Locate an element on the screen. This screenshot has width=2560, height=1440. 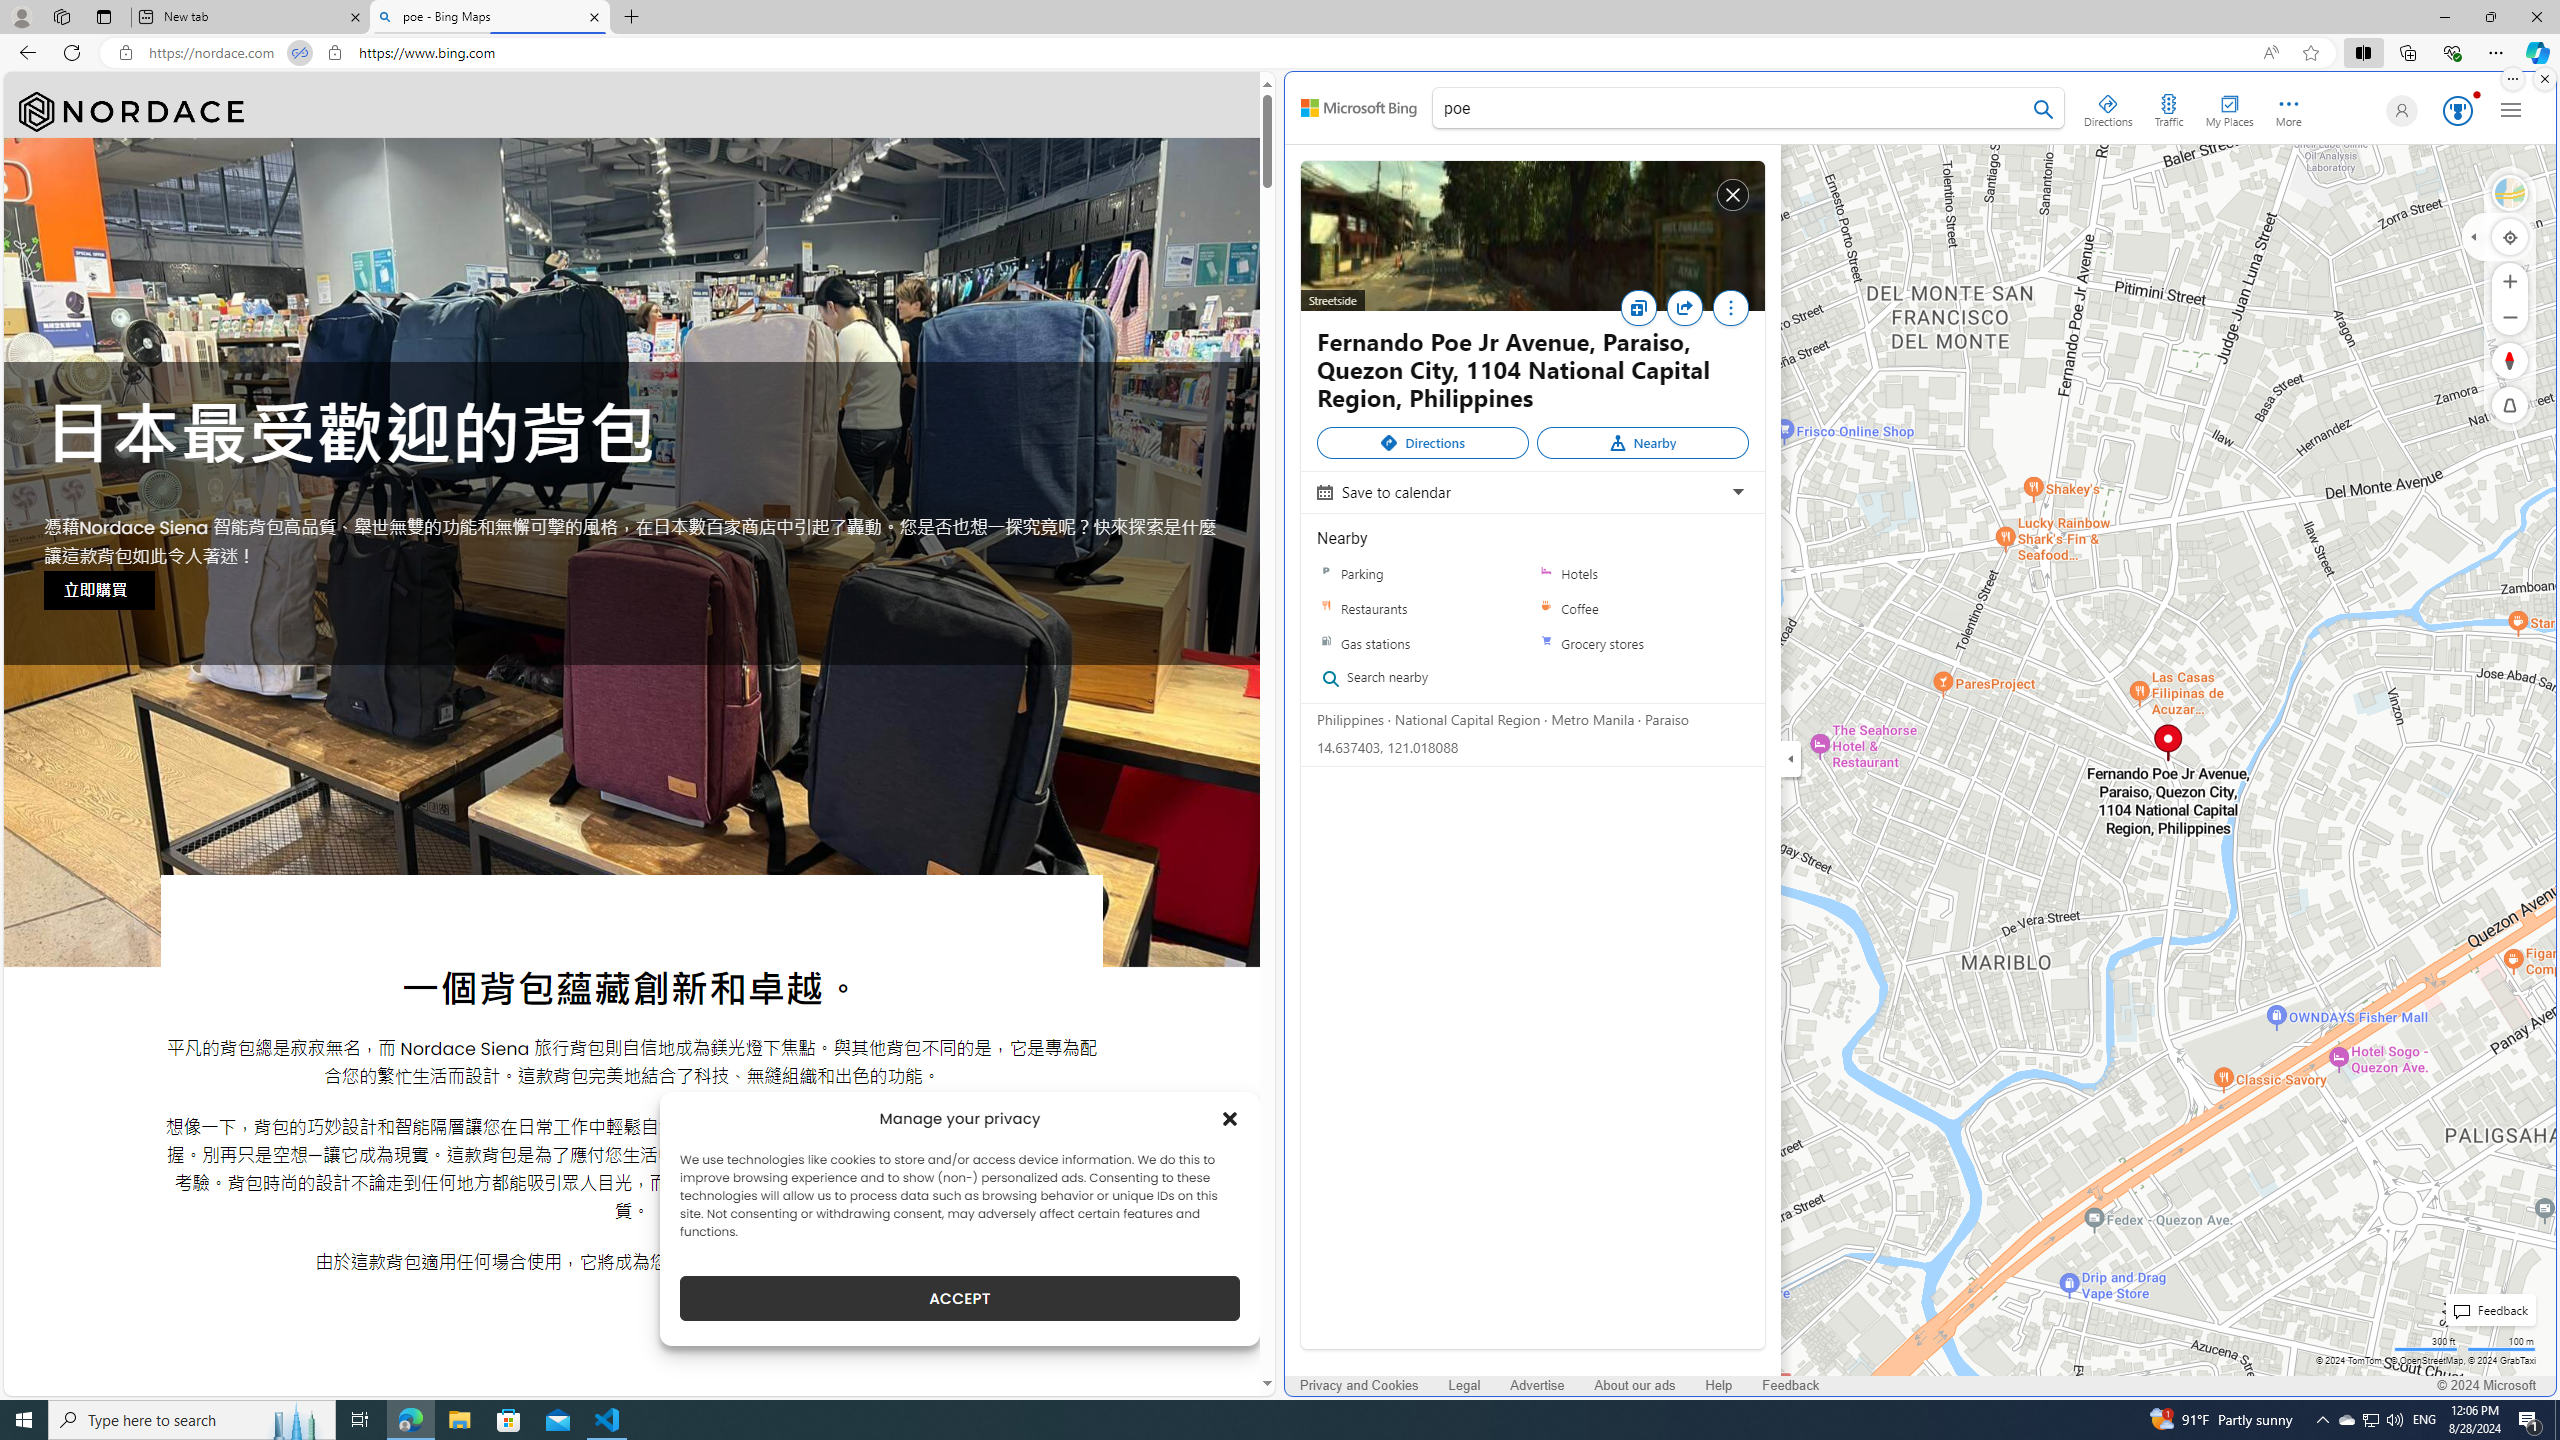
'My Places' is located at coordinates (2229, 107).